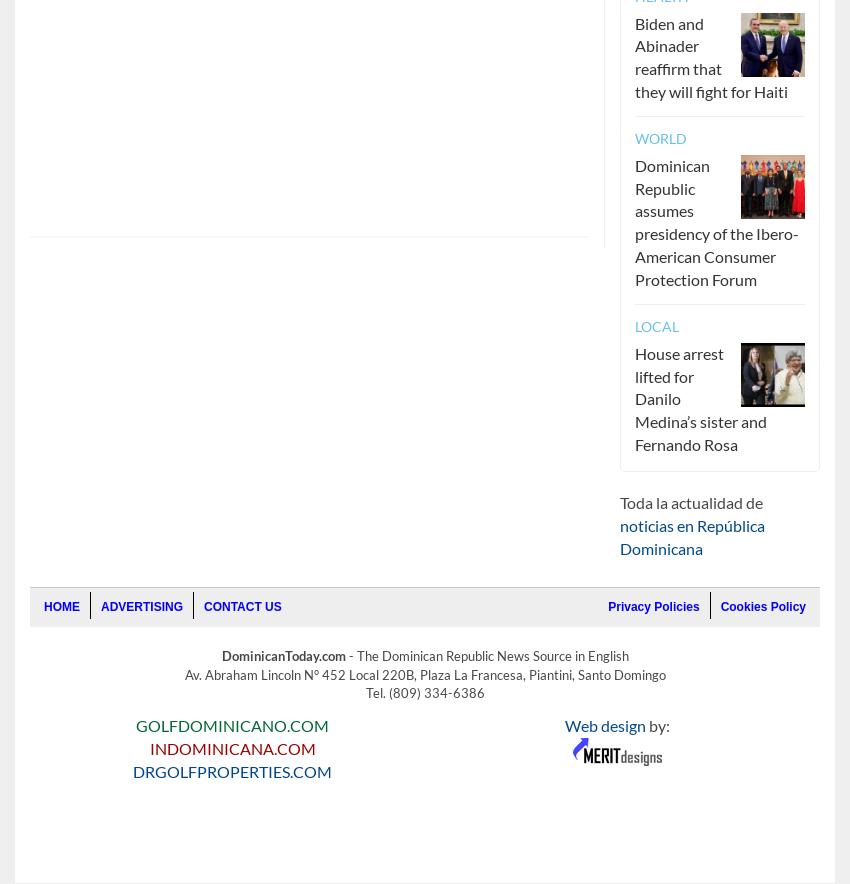  I want to click on 'Local', so click(656, 325).